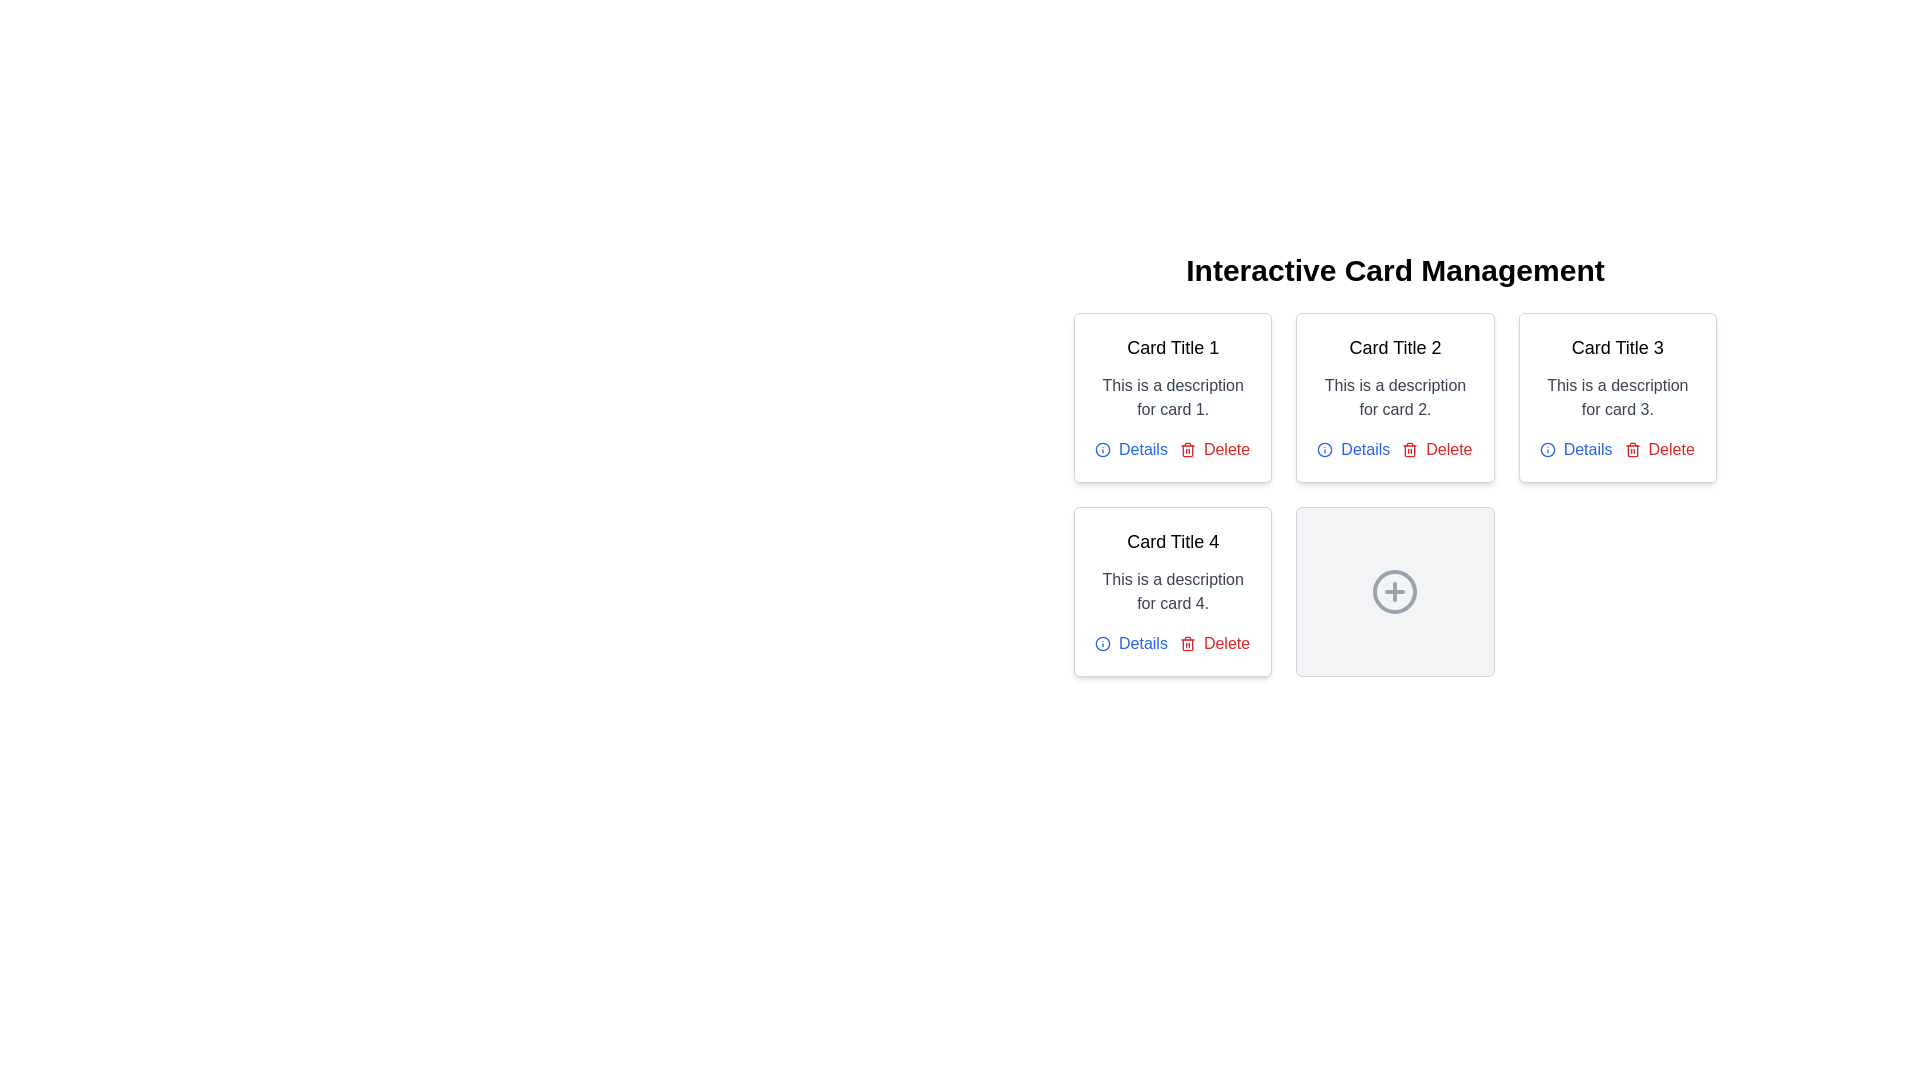 This screenshot has height=1080, width=1920. I want to click on title text label of the card located in the second row, first column of the main grid, which is positioned directly above the description text 'This is a description for card 4.', so click(1173, 542).